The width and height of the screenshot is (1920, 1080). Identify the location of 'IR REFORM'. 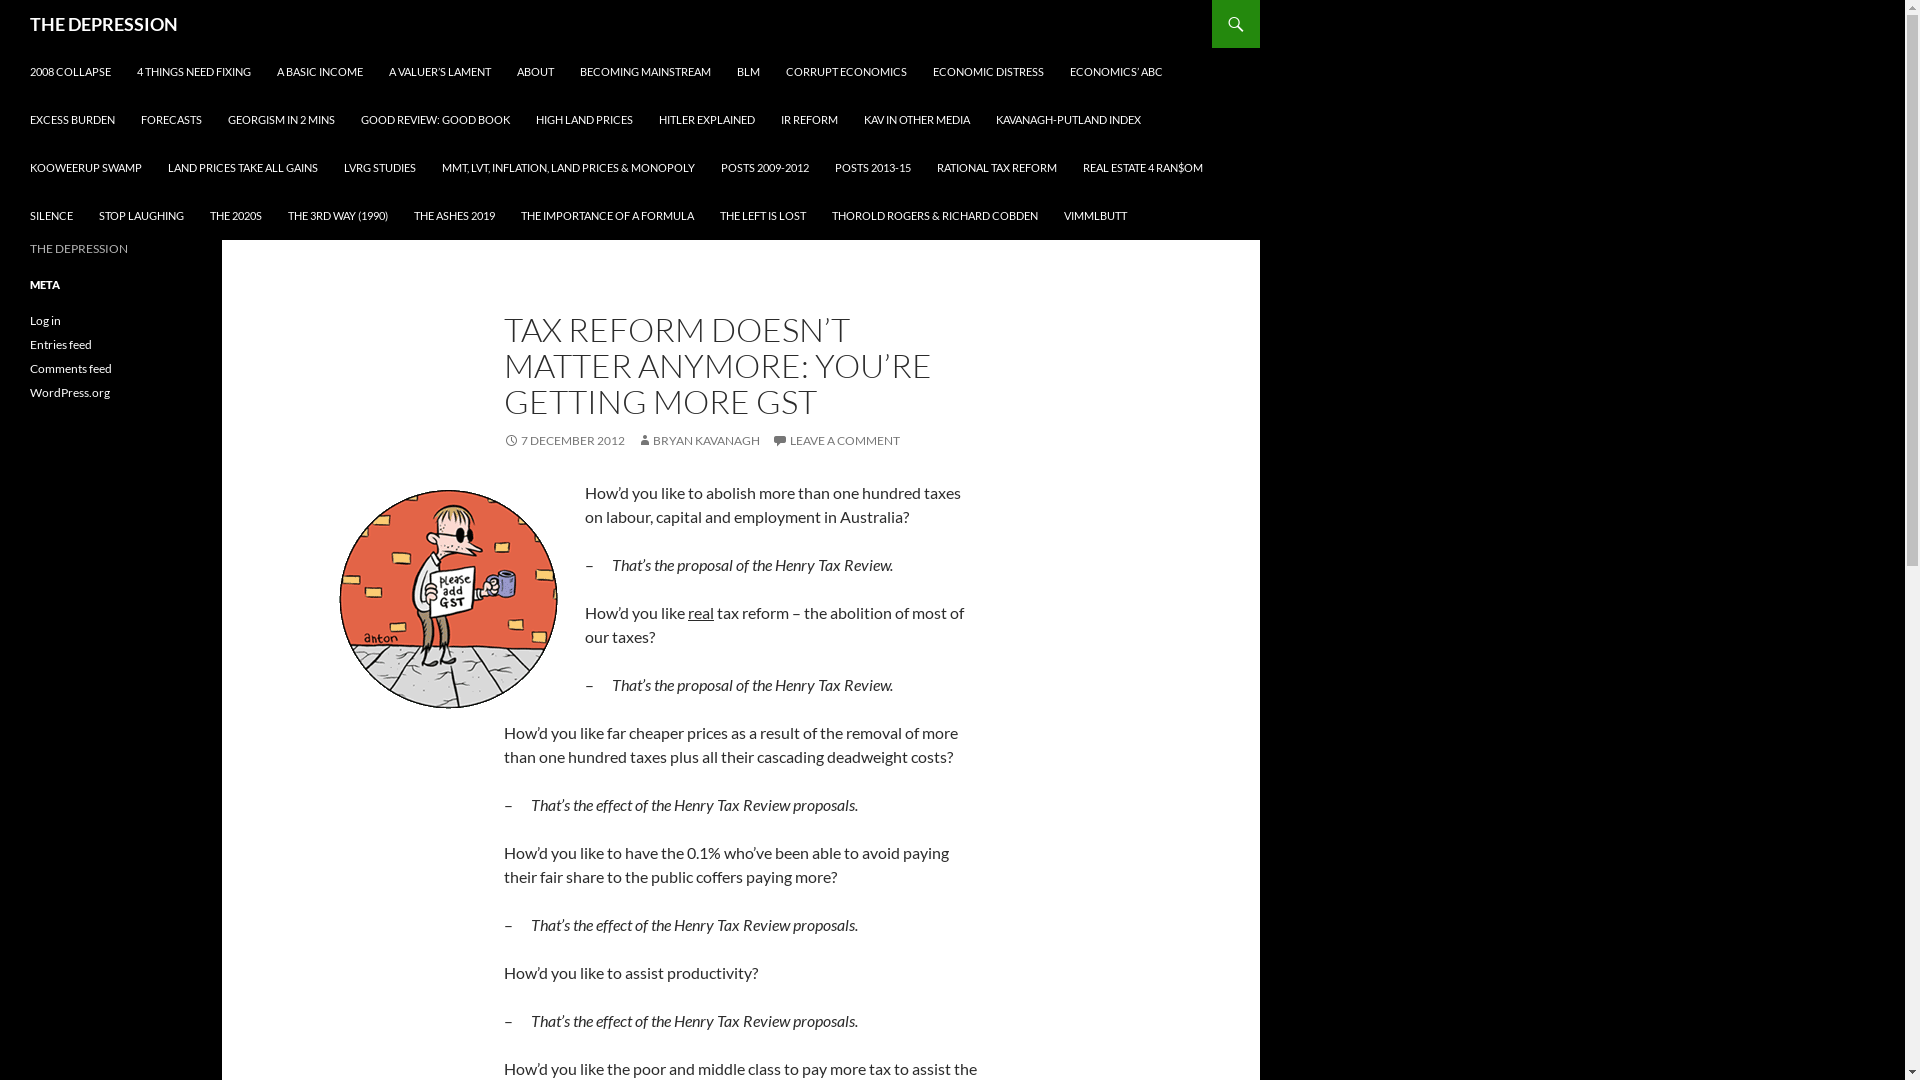
(767, 119).